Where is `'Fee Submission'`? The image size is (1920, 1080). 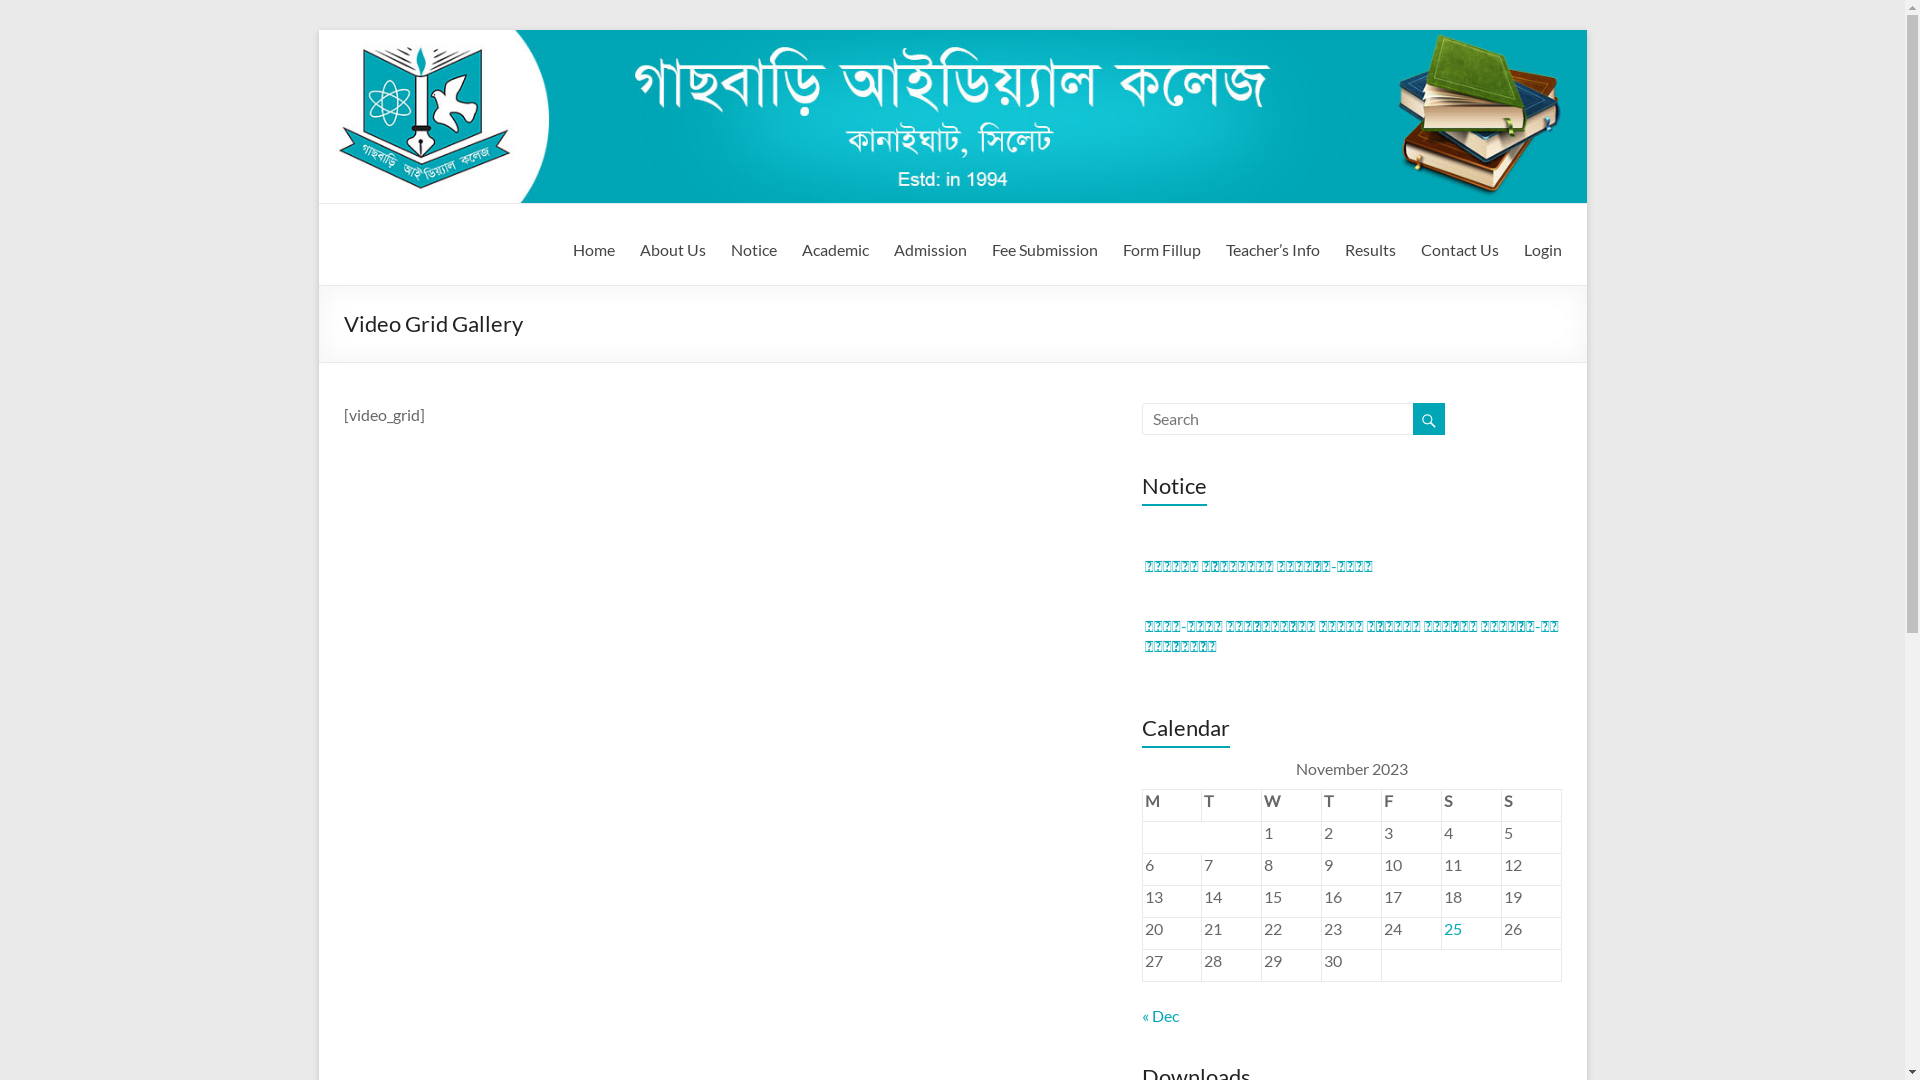
'Fee Submission' is located at coordinates (1044, 245).